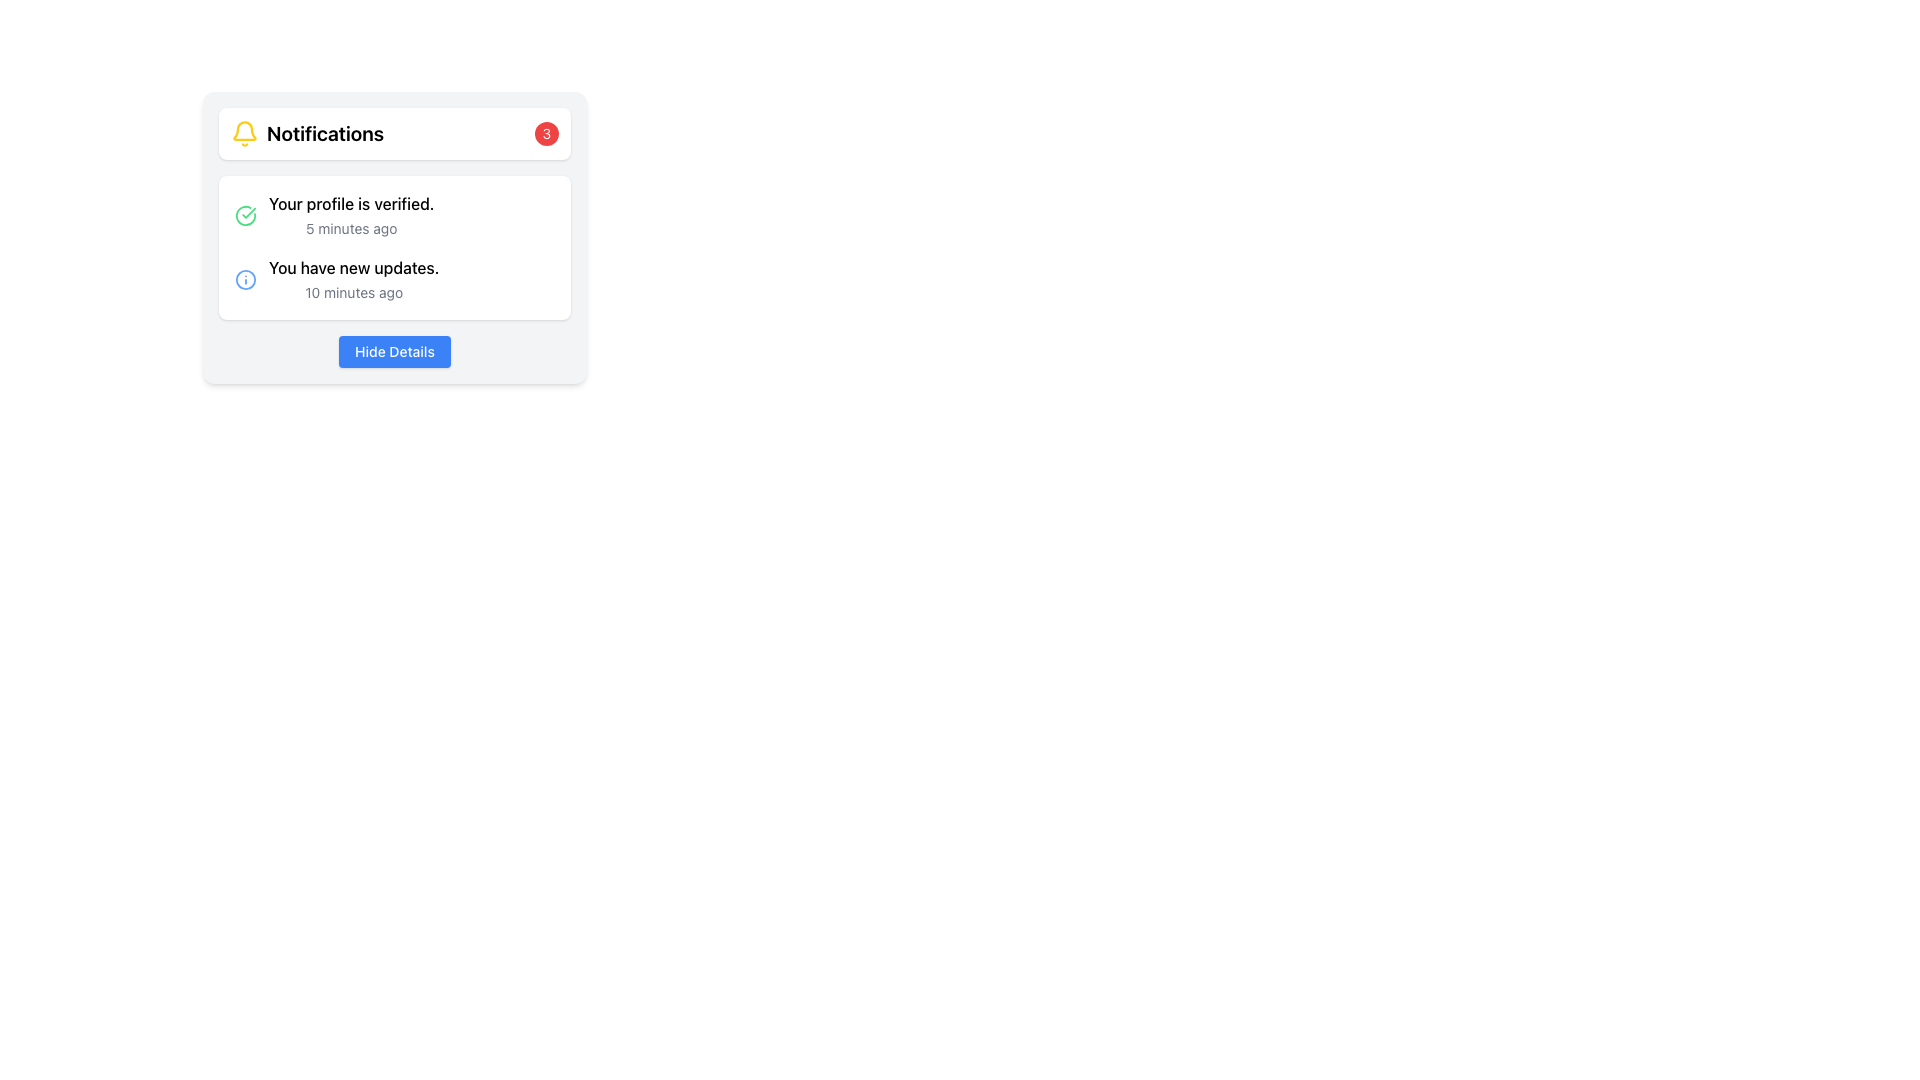  What do you see at coordinates (351, 204) in the screenshot?
I see `the Static Text Display that indicates the user's profile status as verified, located in the notification card on the center-right of the interface` at bounding box center [351, 204].